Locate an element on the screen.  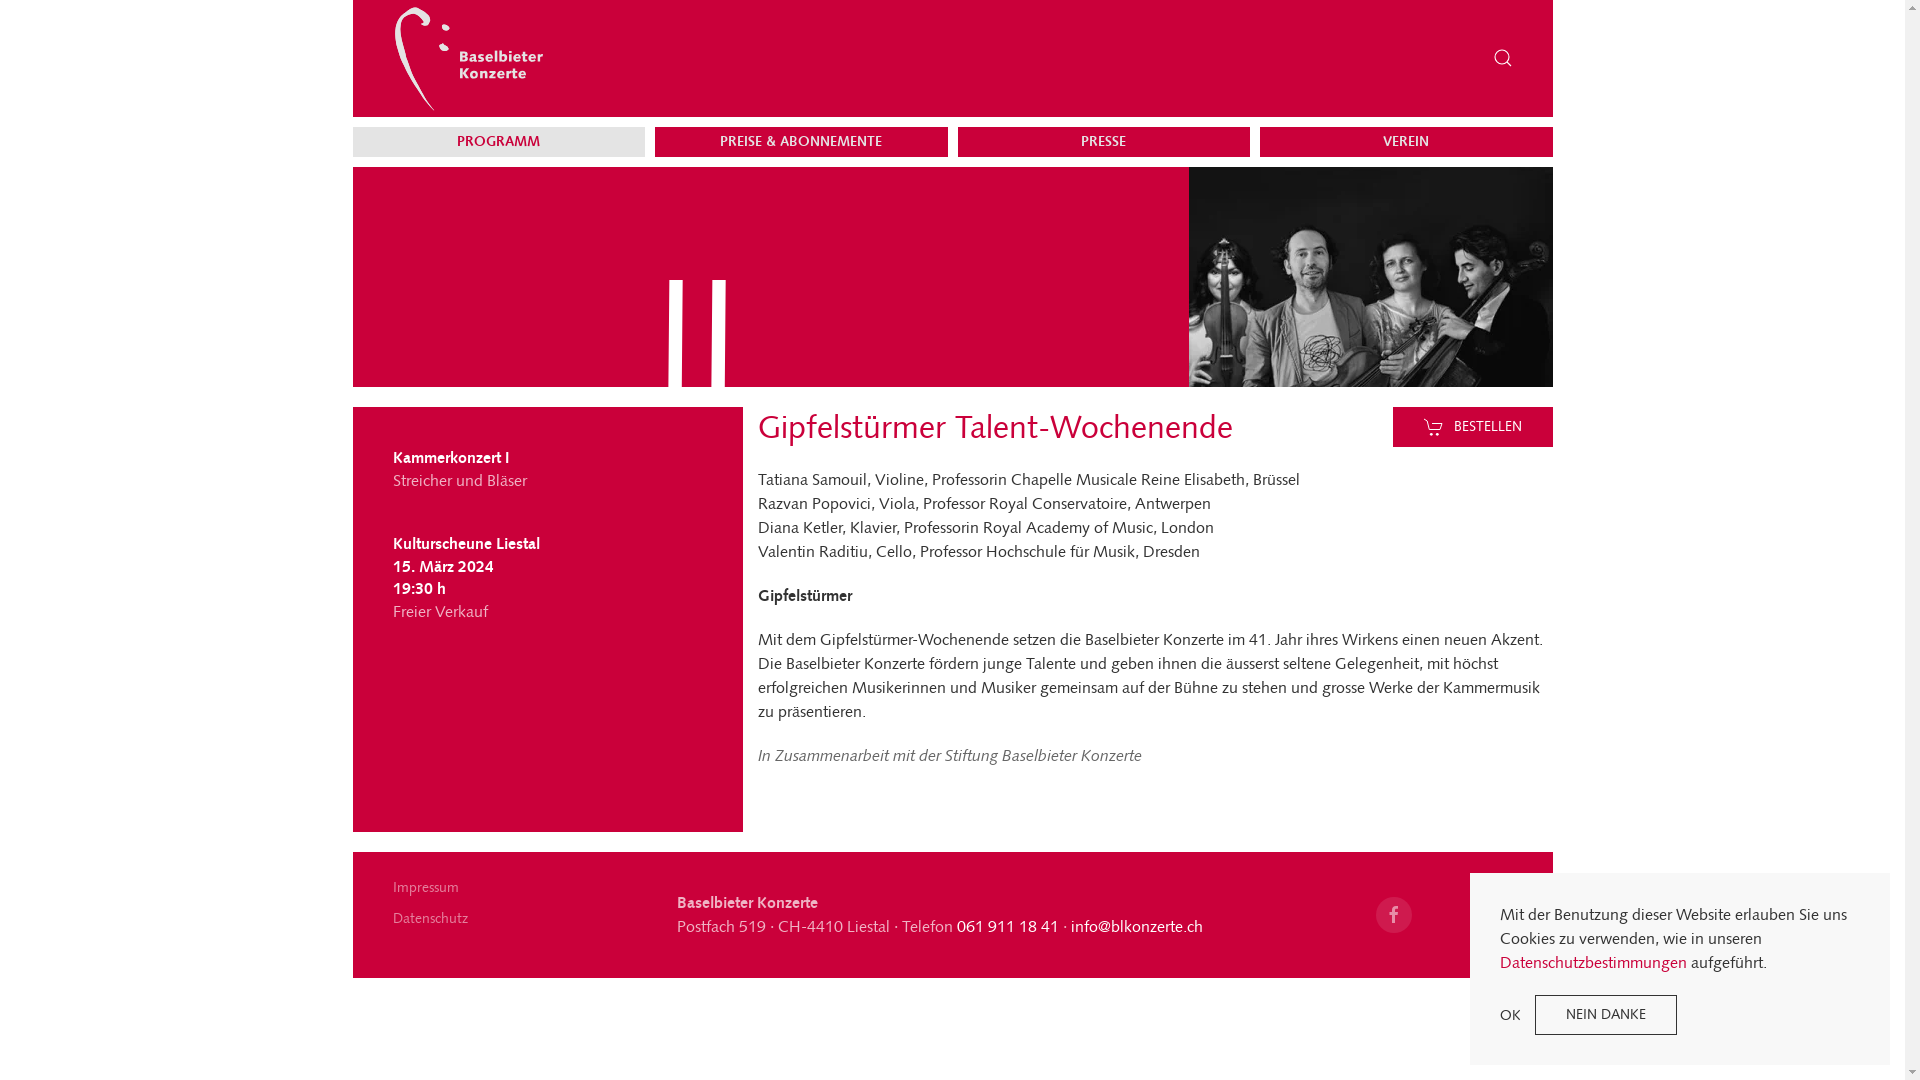
'OK' is located at coordinates (1510, 1014).